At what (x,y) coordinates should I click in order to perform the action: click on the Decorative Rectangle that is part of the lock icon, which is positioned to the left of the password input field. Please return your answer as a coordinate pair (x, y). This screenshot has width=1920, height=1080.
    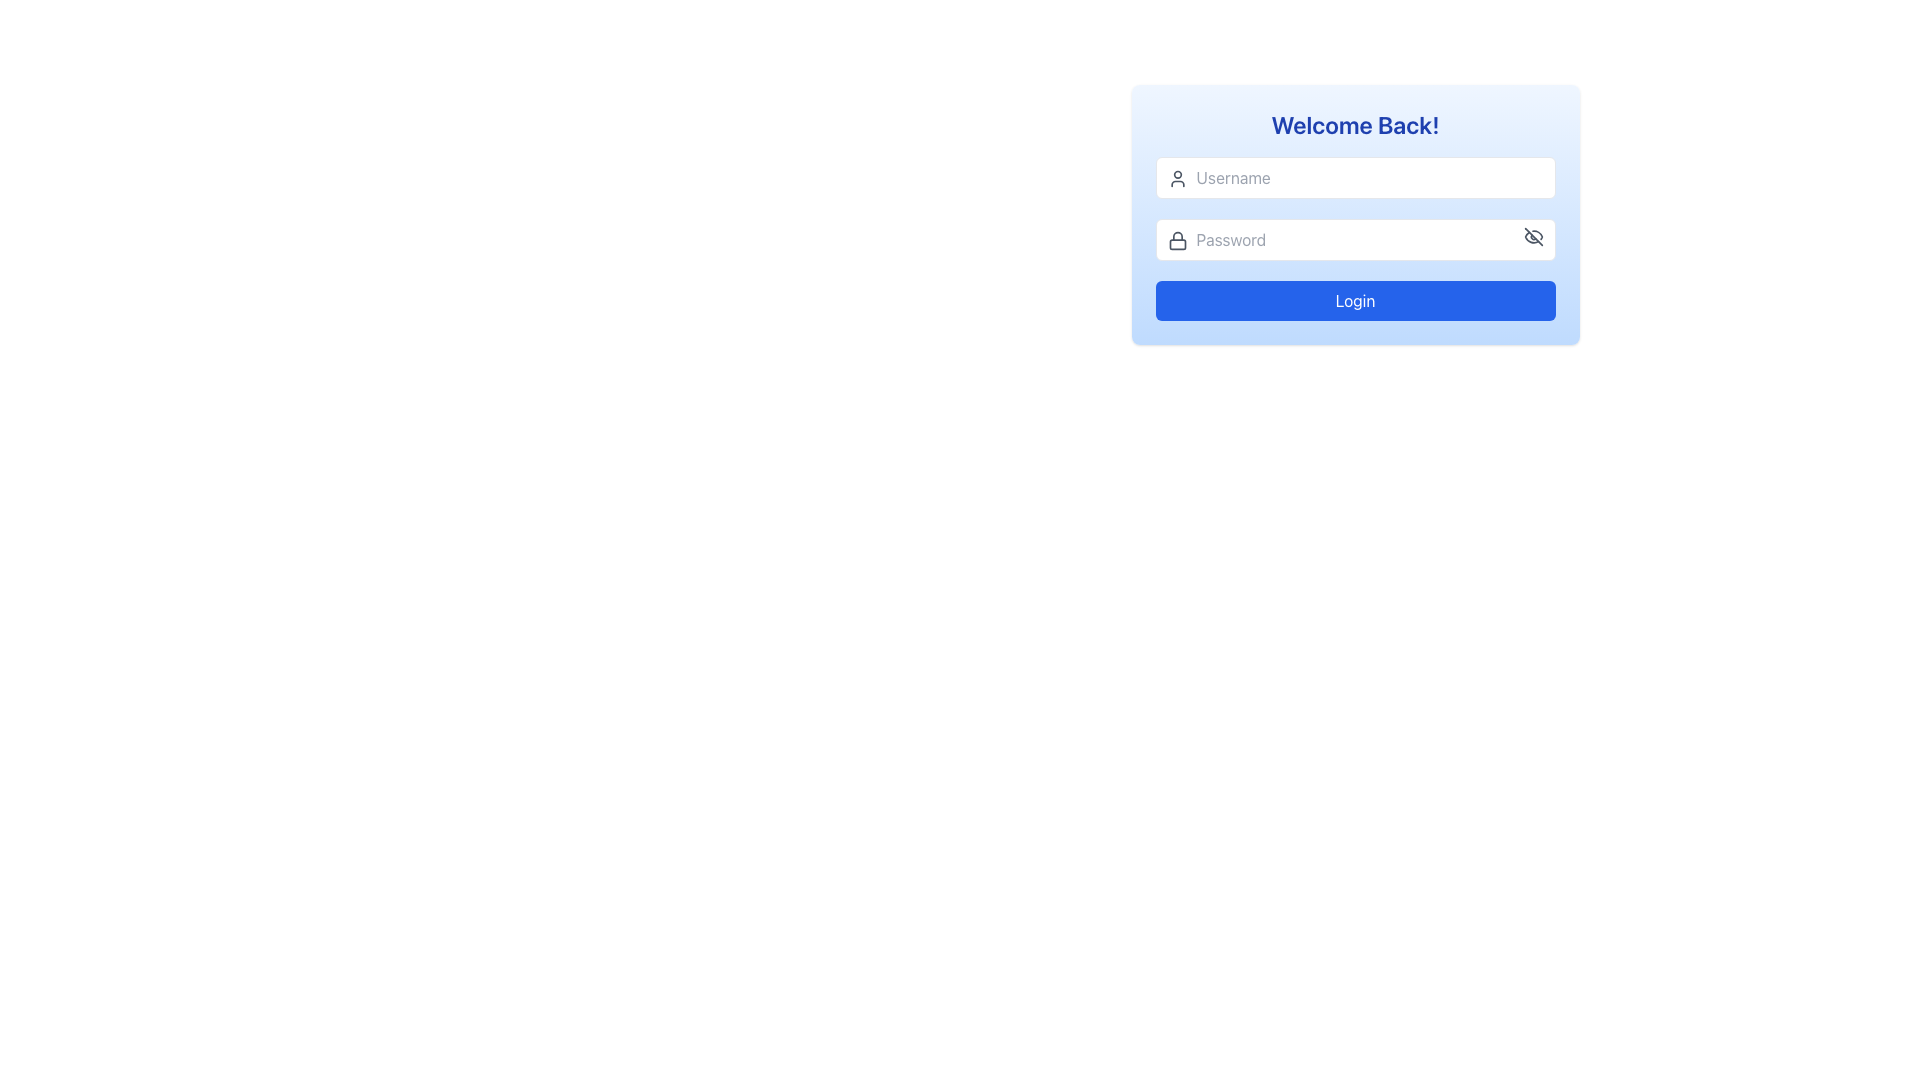
    Looking at the image, I should click on (1177, 243).